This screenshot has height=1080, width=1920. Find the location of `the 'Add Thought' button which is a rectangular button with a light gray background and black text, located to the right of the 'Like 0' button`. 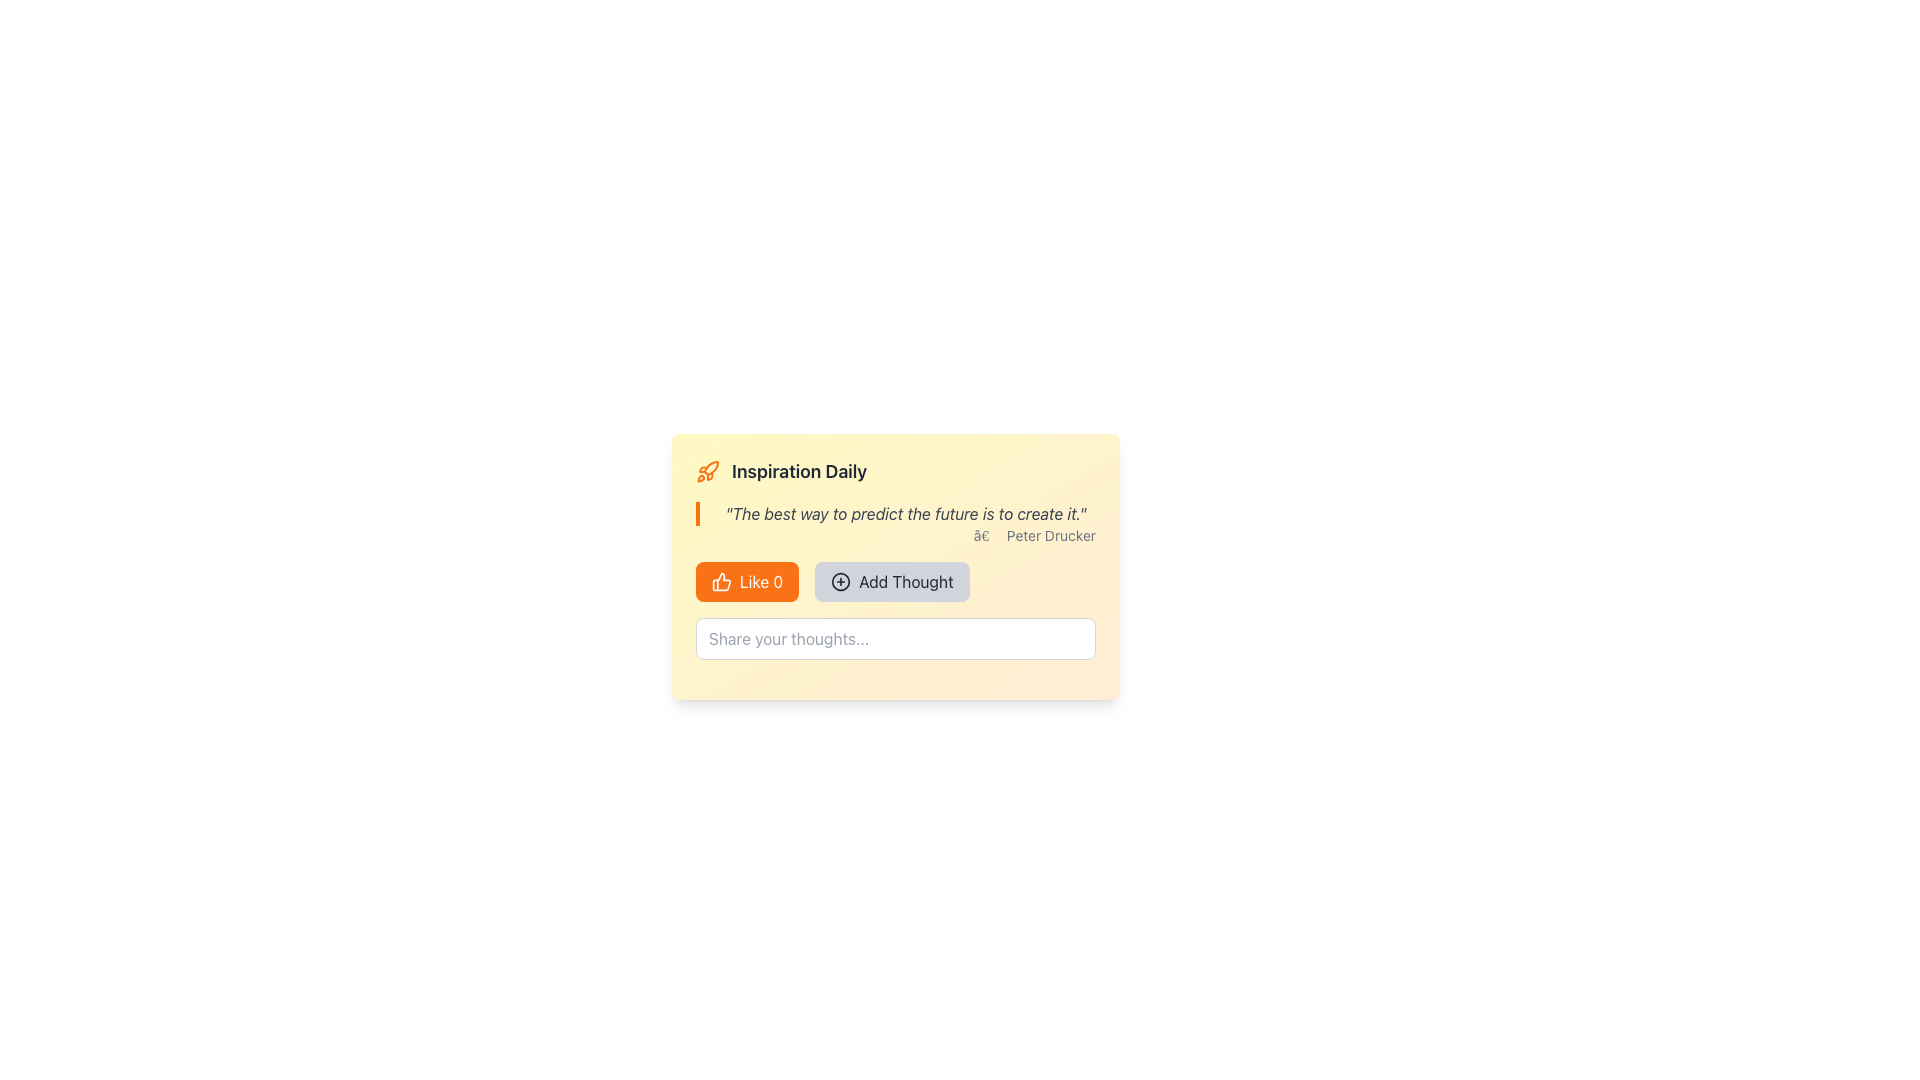

the 'Add Thought' button which is a rectangular button with a light gray background and black text, located to the right of the 'Like 0' button is located at coordinates (895, 582).